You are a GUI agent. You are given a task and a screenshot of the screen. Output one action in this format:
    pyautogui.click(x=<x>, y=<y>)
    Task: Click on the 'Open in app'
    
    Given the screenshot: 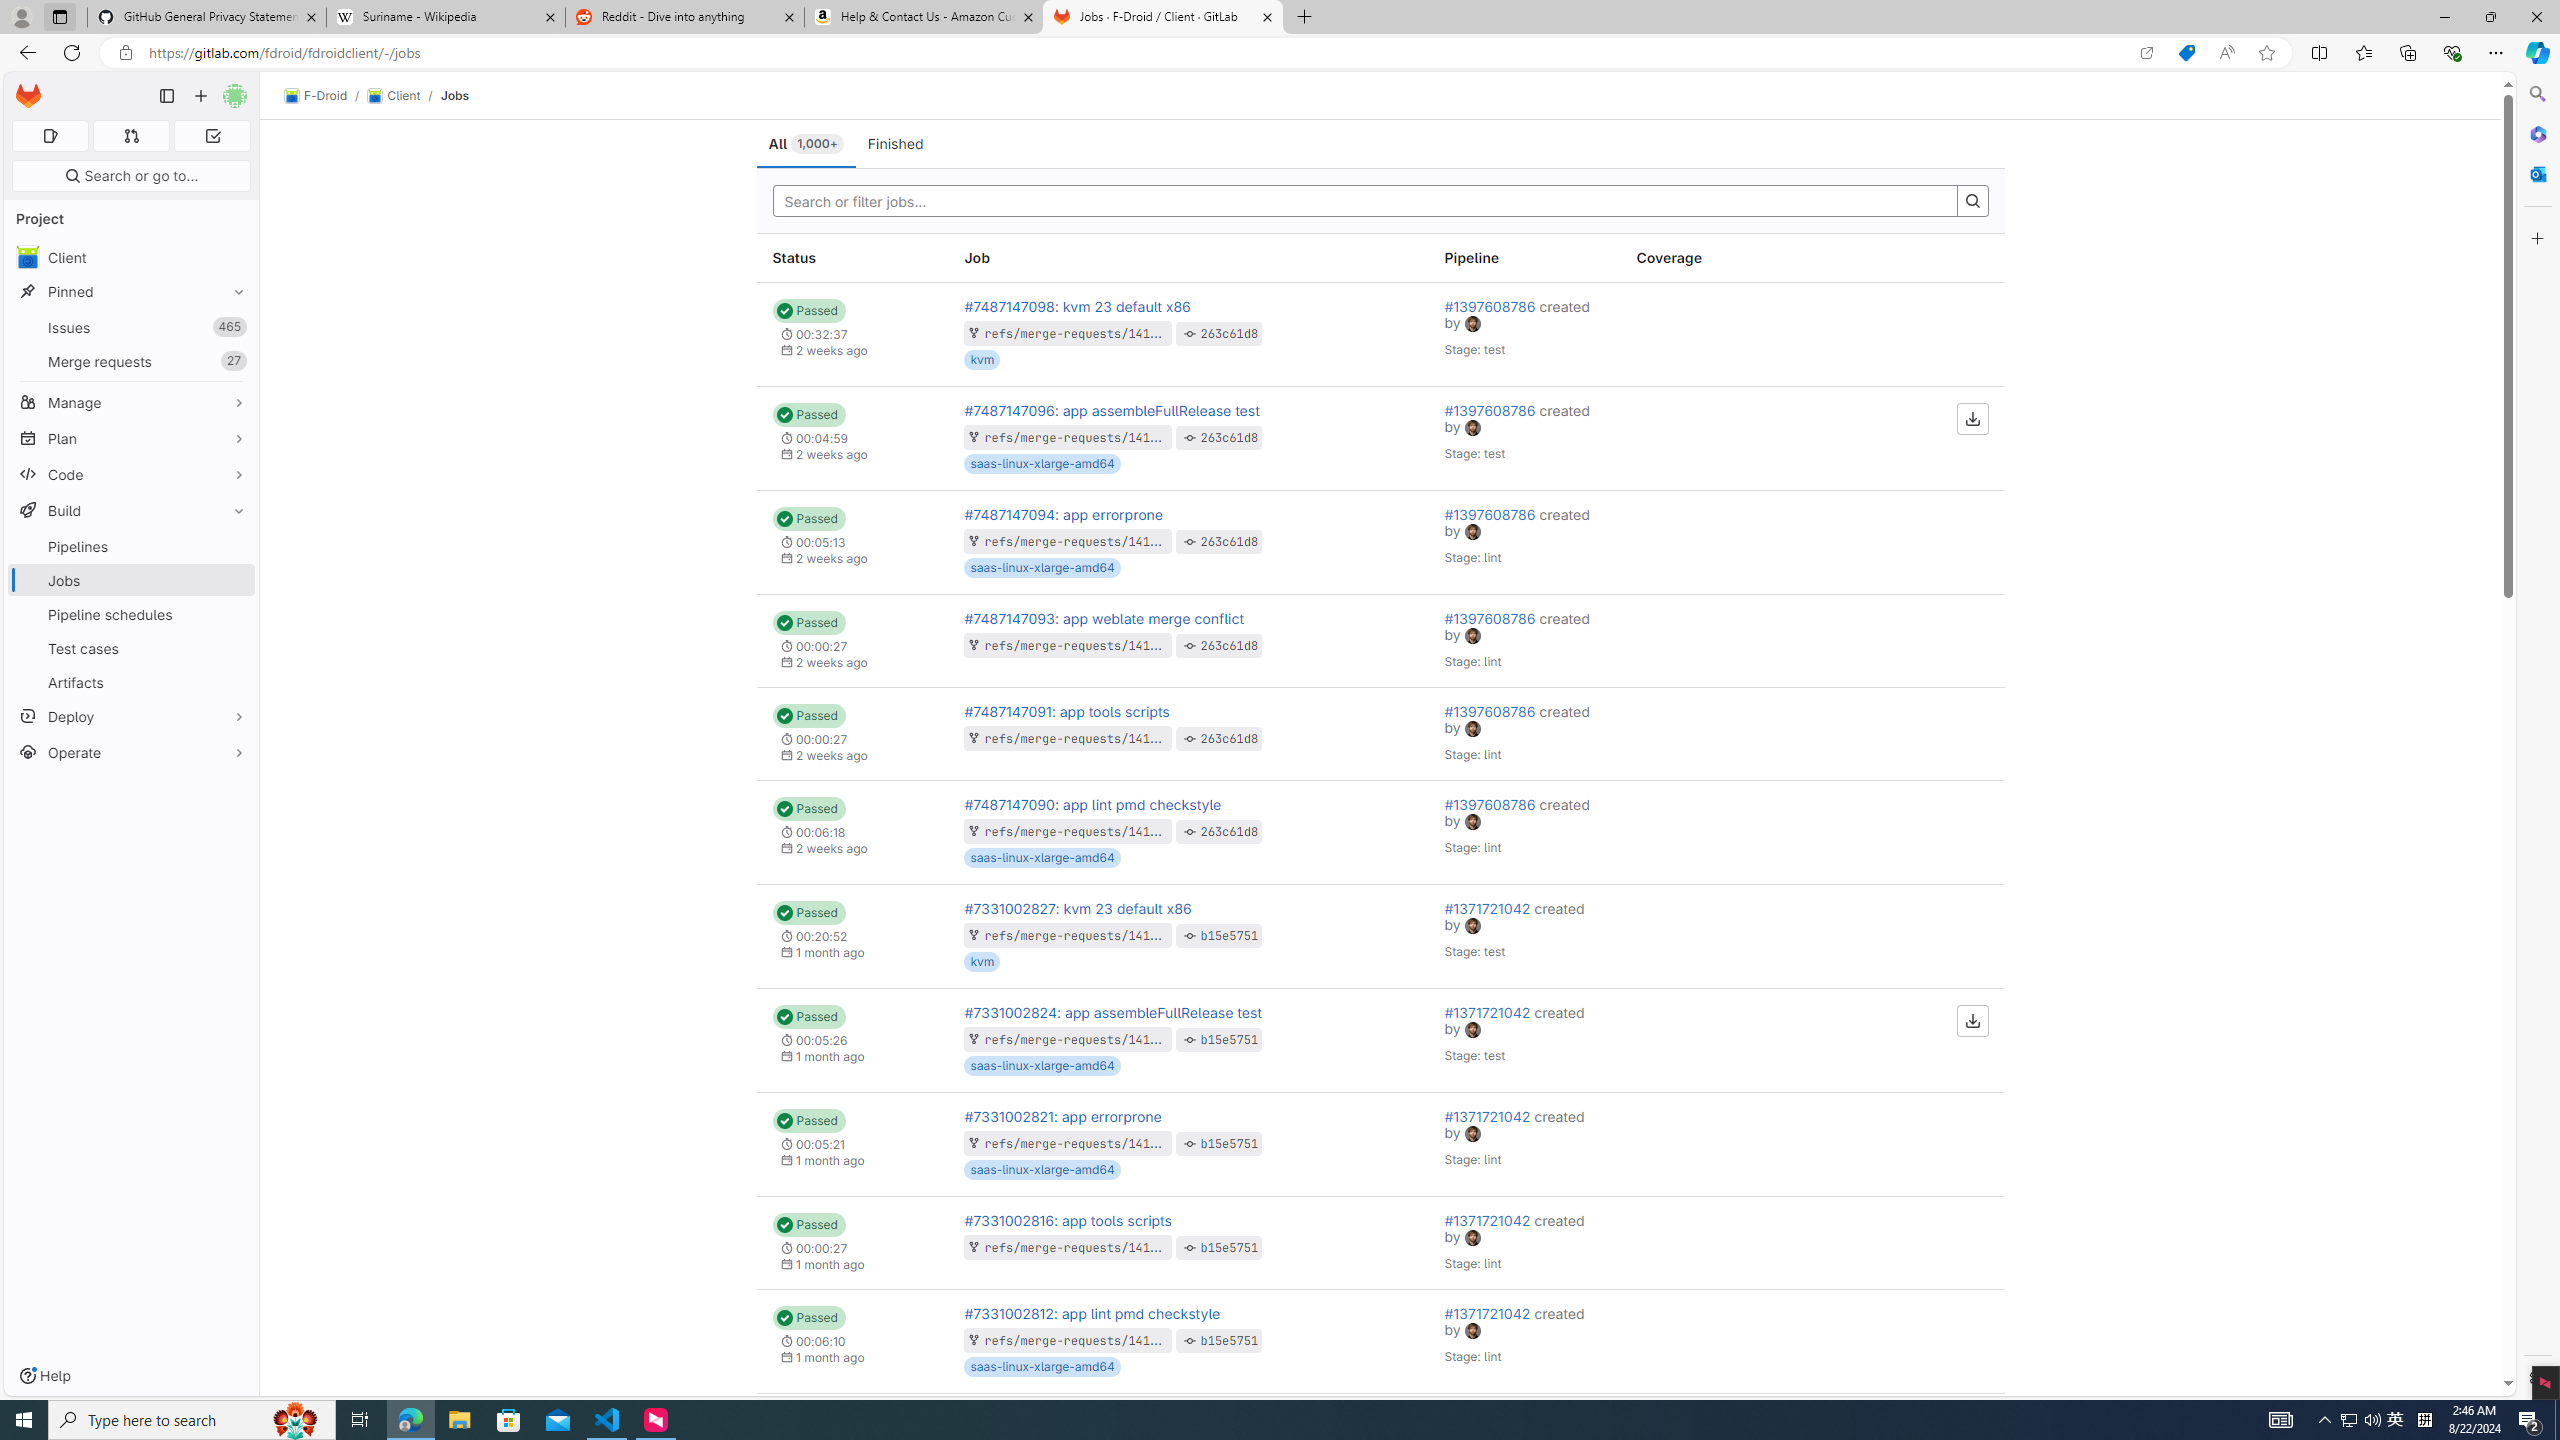 What is the action you would take?
    pyautogui.click(x=2145, y=53)
    